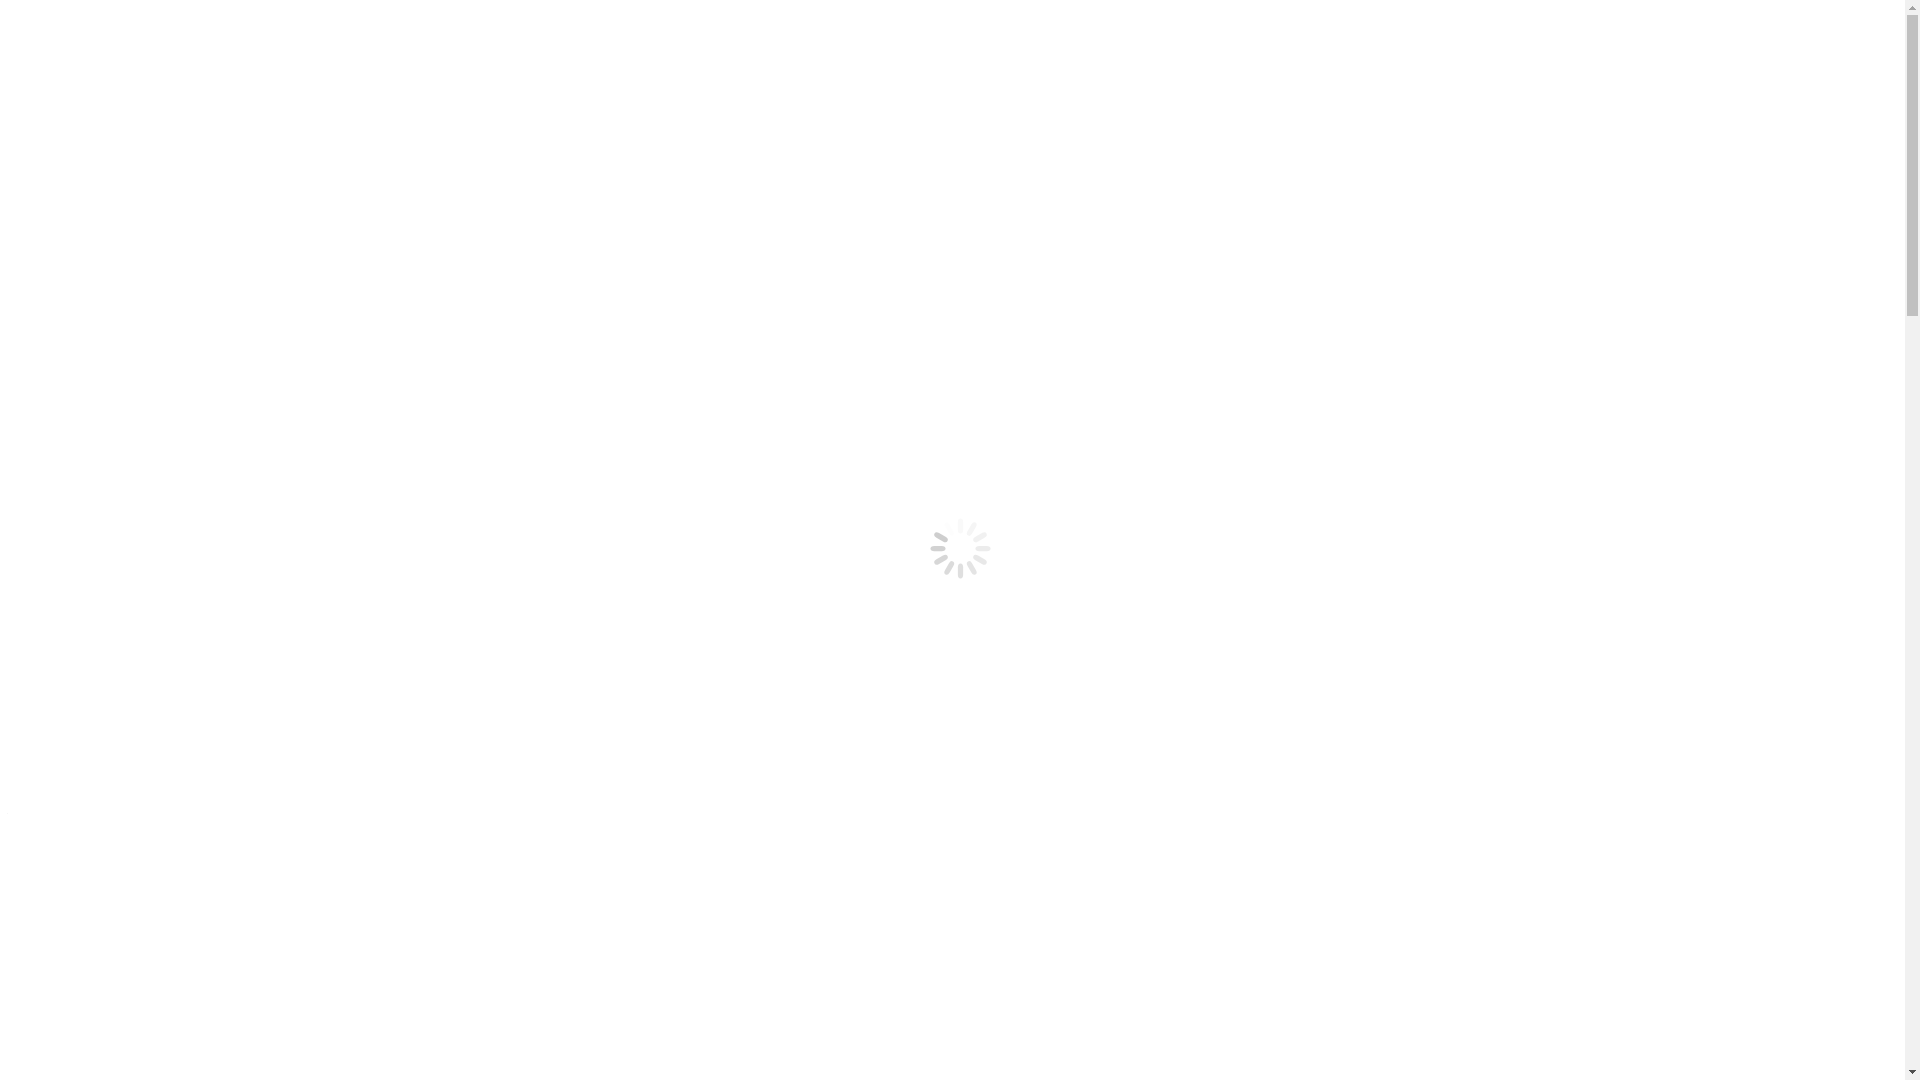  Describe the element at coordinates (82, 253) in the screenshot. I see `'Contact Us'` at that location.